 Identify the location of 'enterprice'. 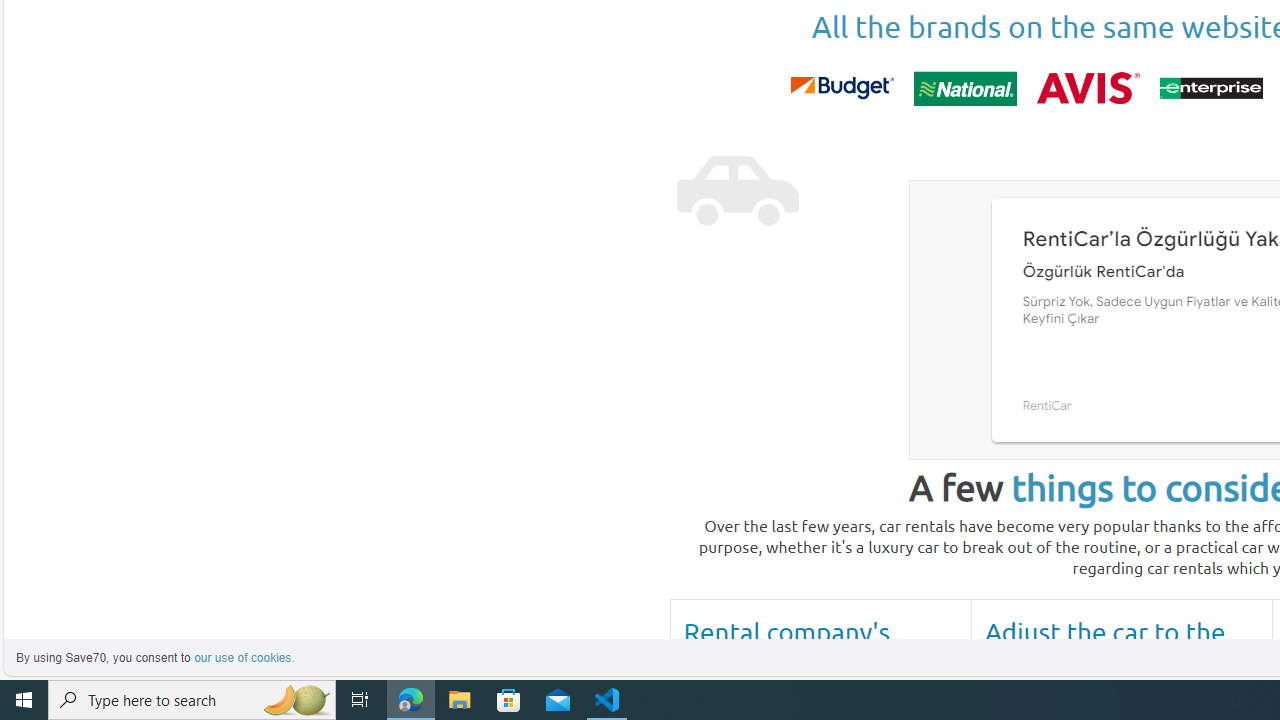
(1209, 87).